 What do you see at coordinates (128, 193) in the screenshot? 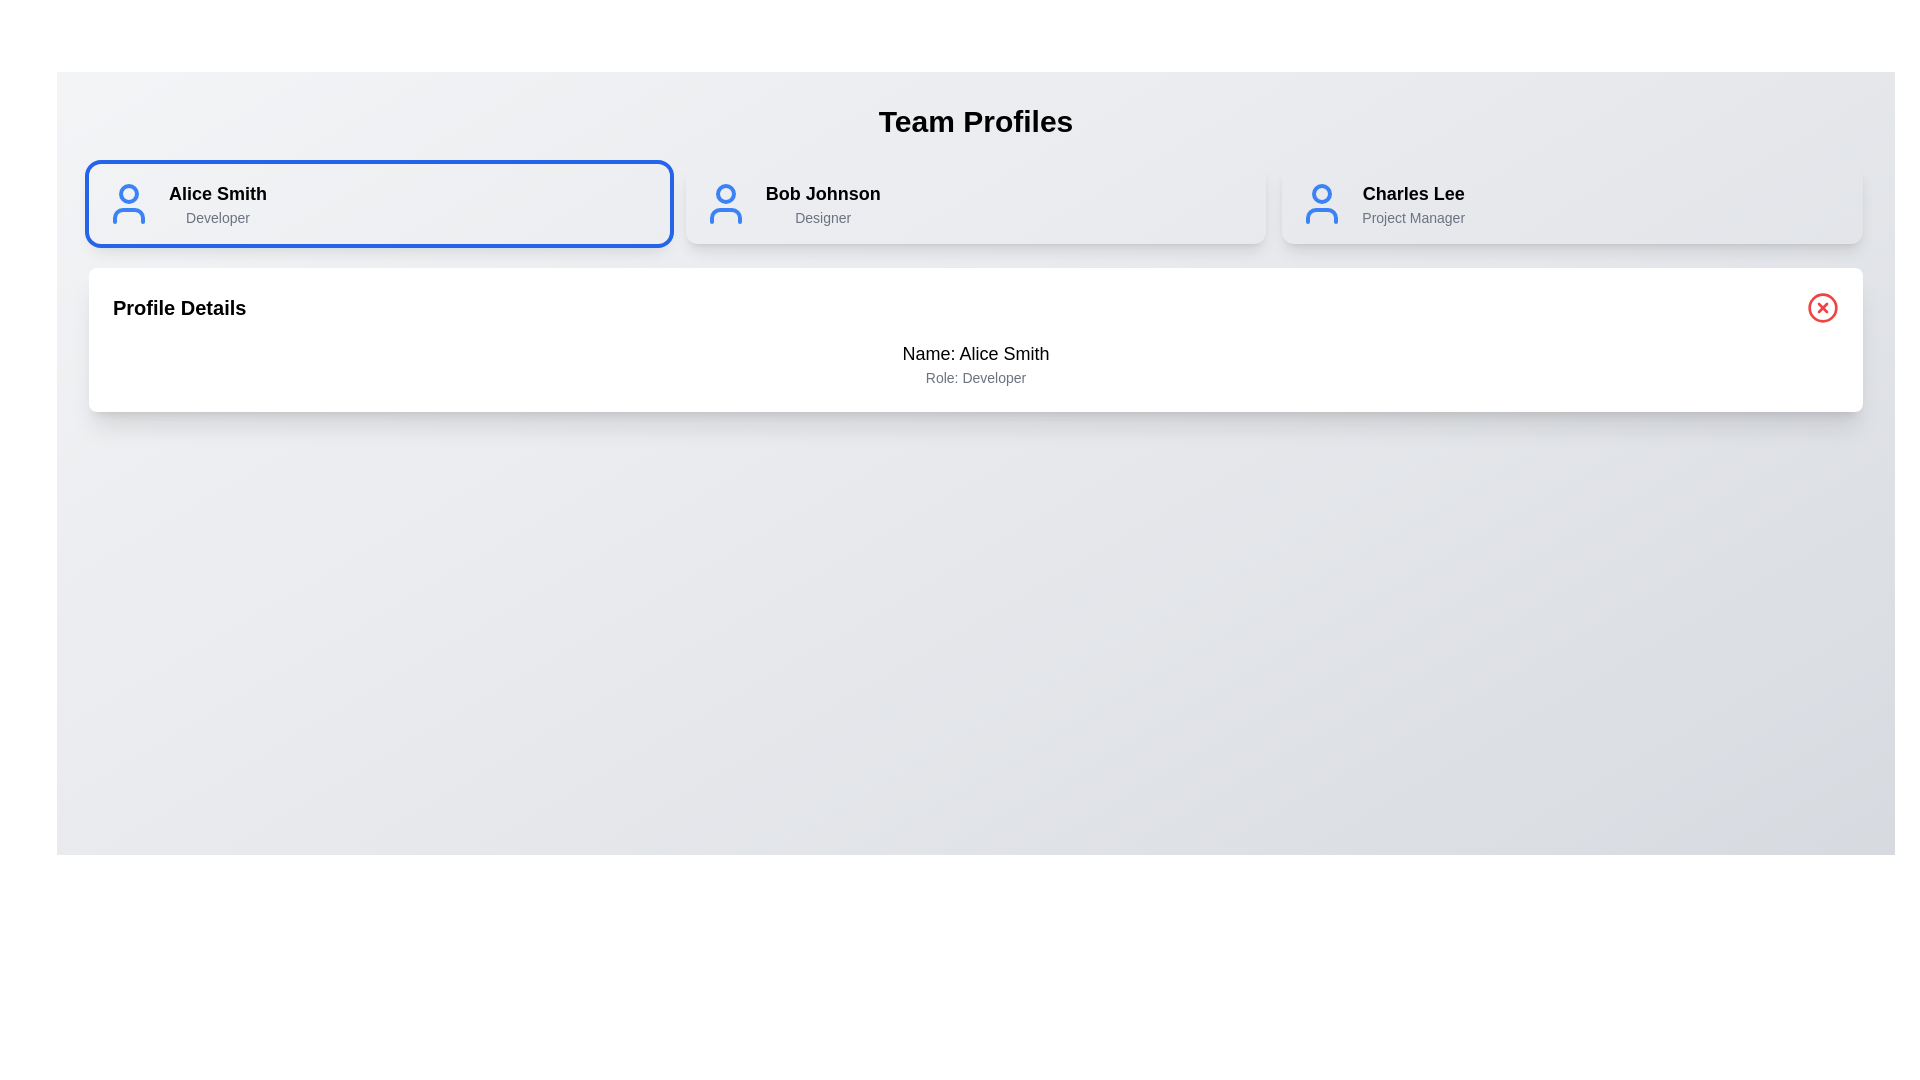
I see `the user profile icon by clicking on the upper circular part of the icon, which serves as an avatar placeholder within the first profile card` at bounding box center [128, 193].